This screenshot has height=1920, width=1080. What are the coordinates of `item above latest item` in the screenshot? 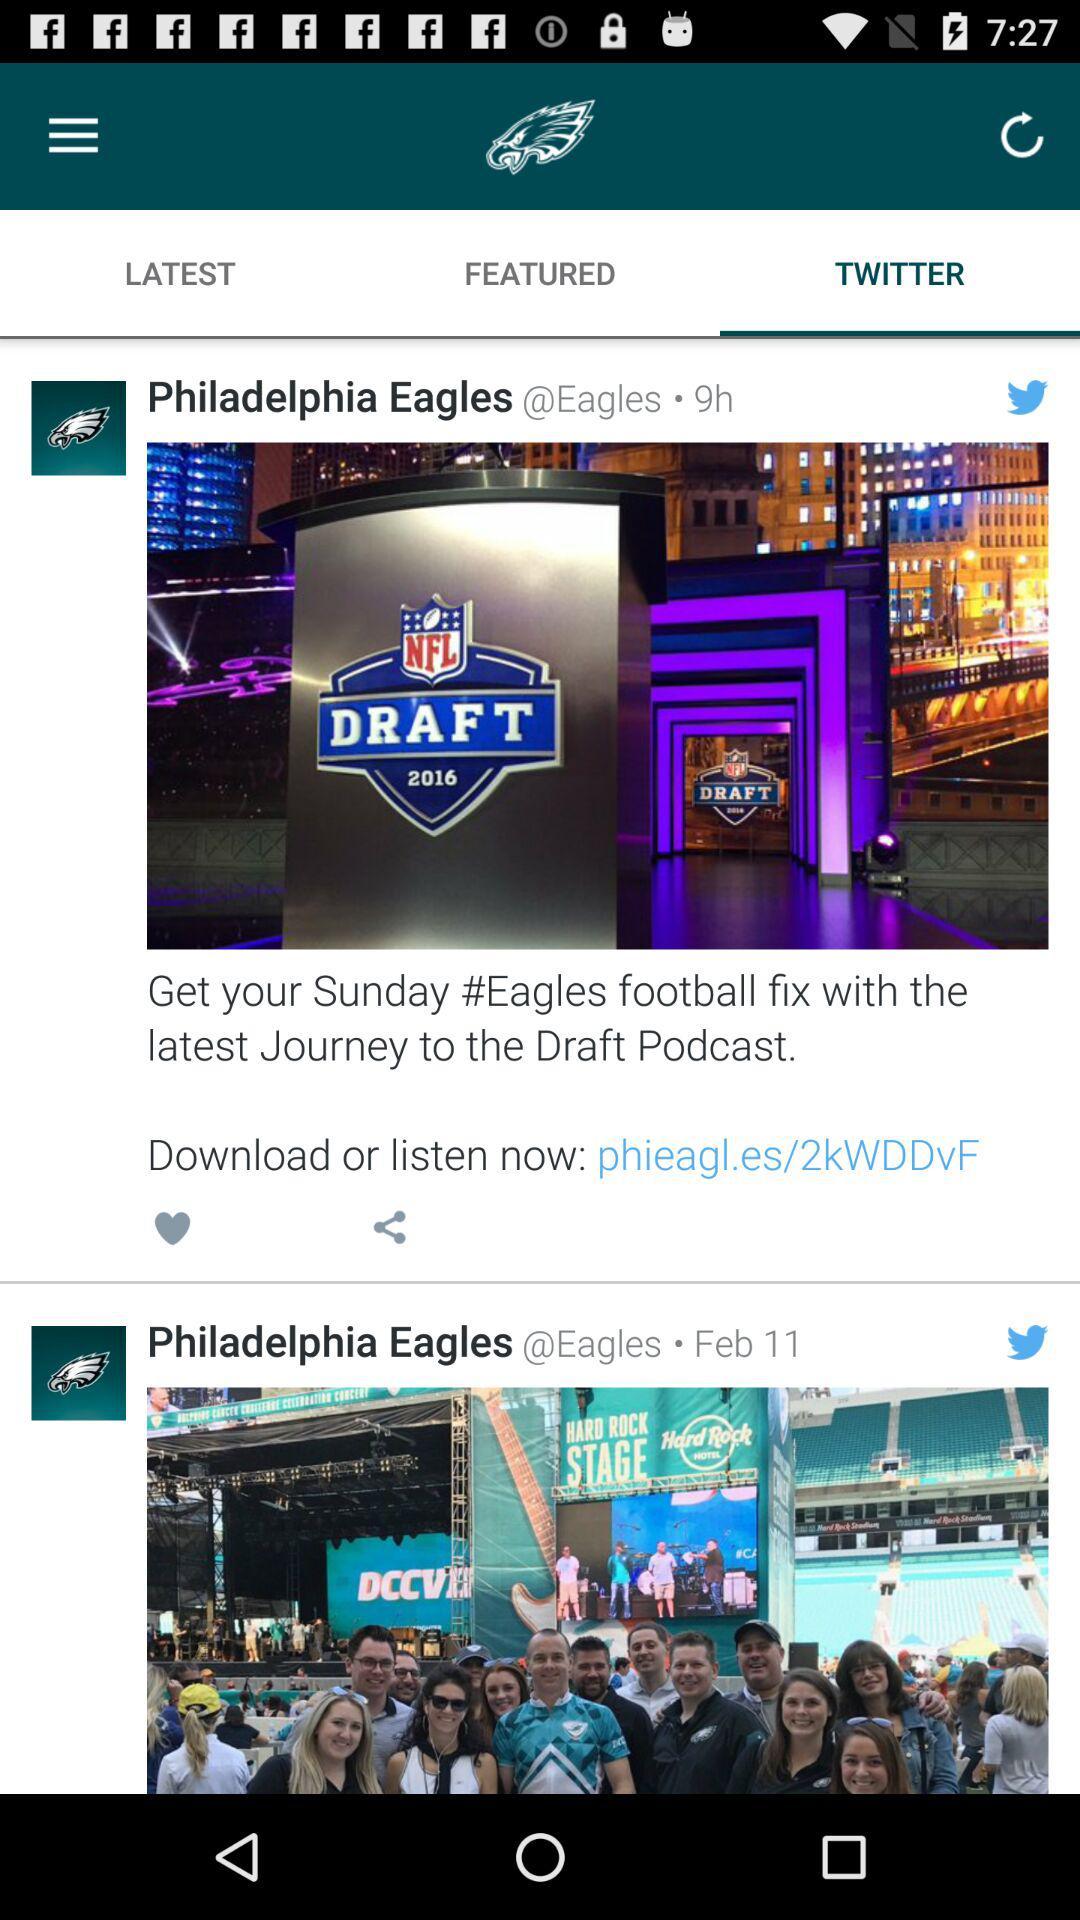 It's located at (72, 135).